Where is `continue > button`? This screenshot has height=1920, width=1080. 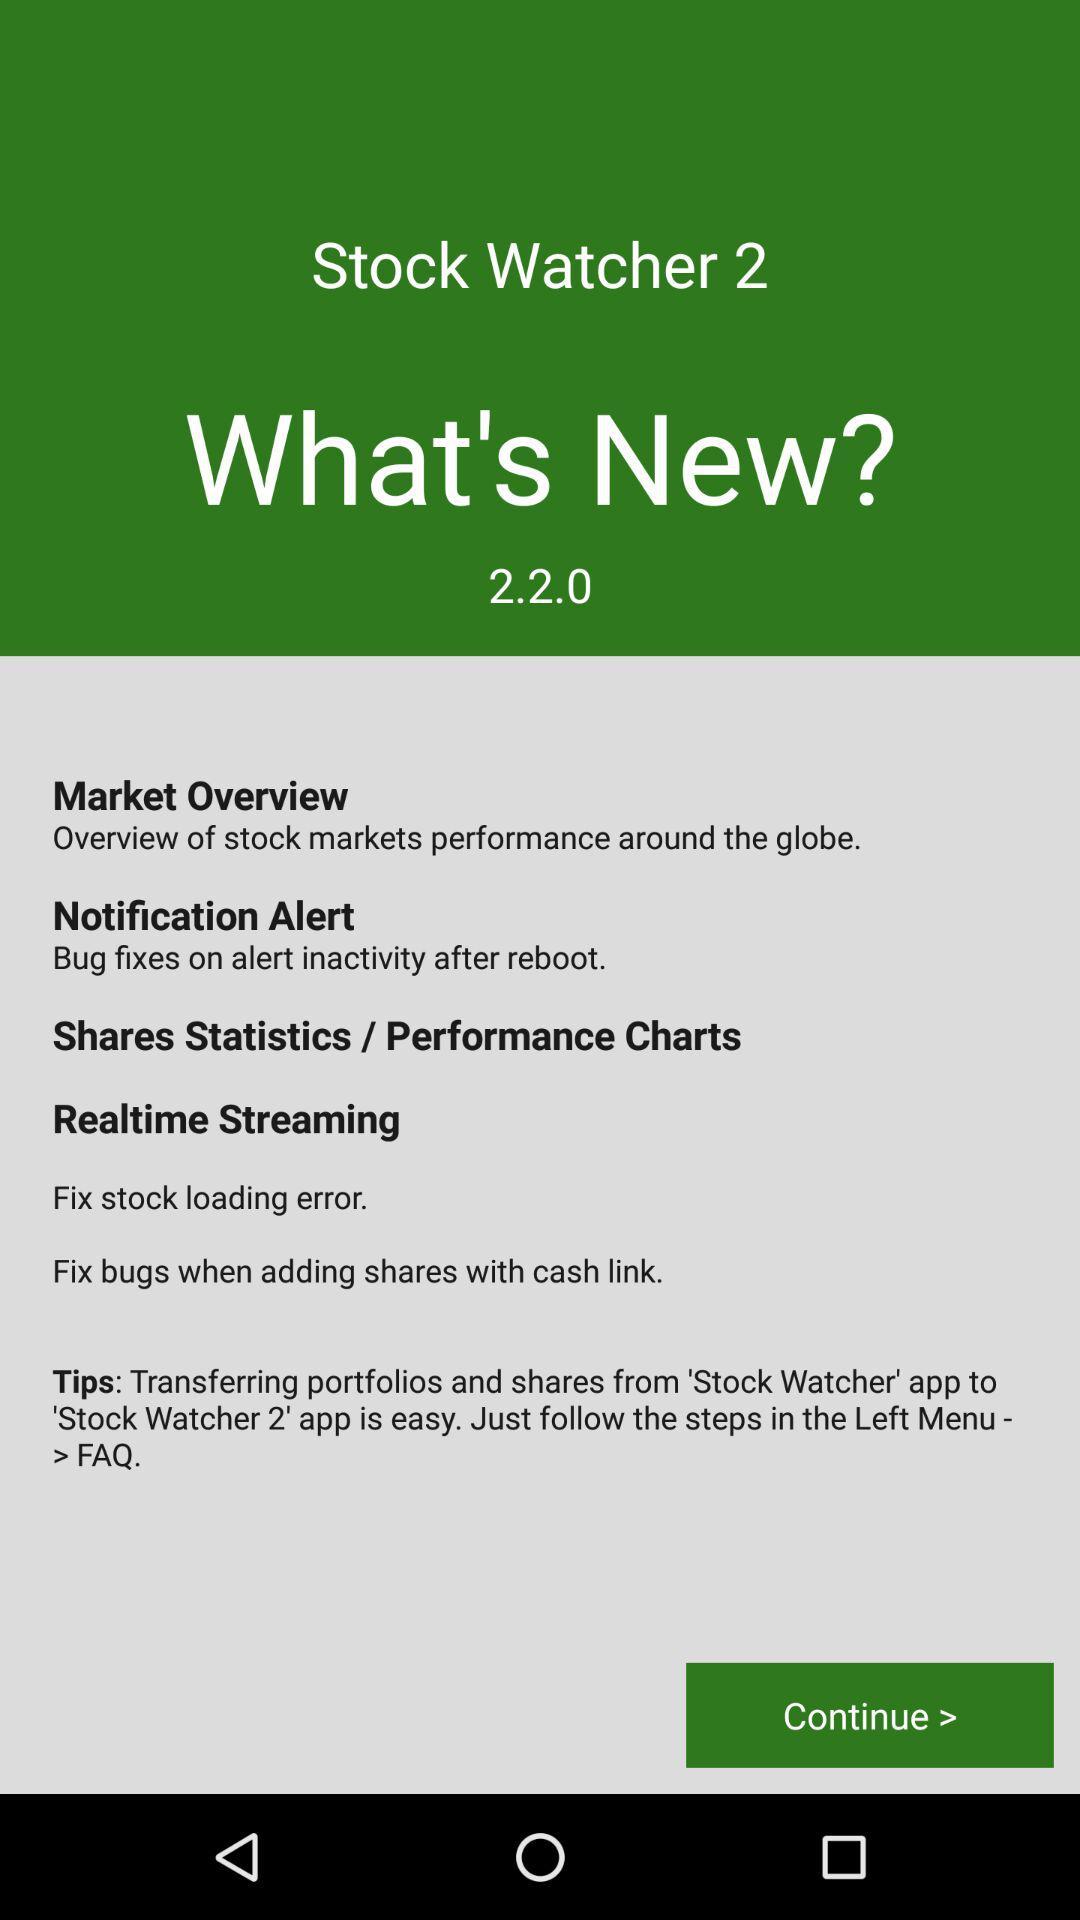 continue > button is located at coordinates (869, 1714).